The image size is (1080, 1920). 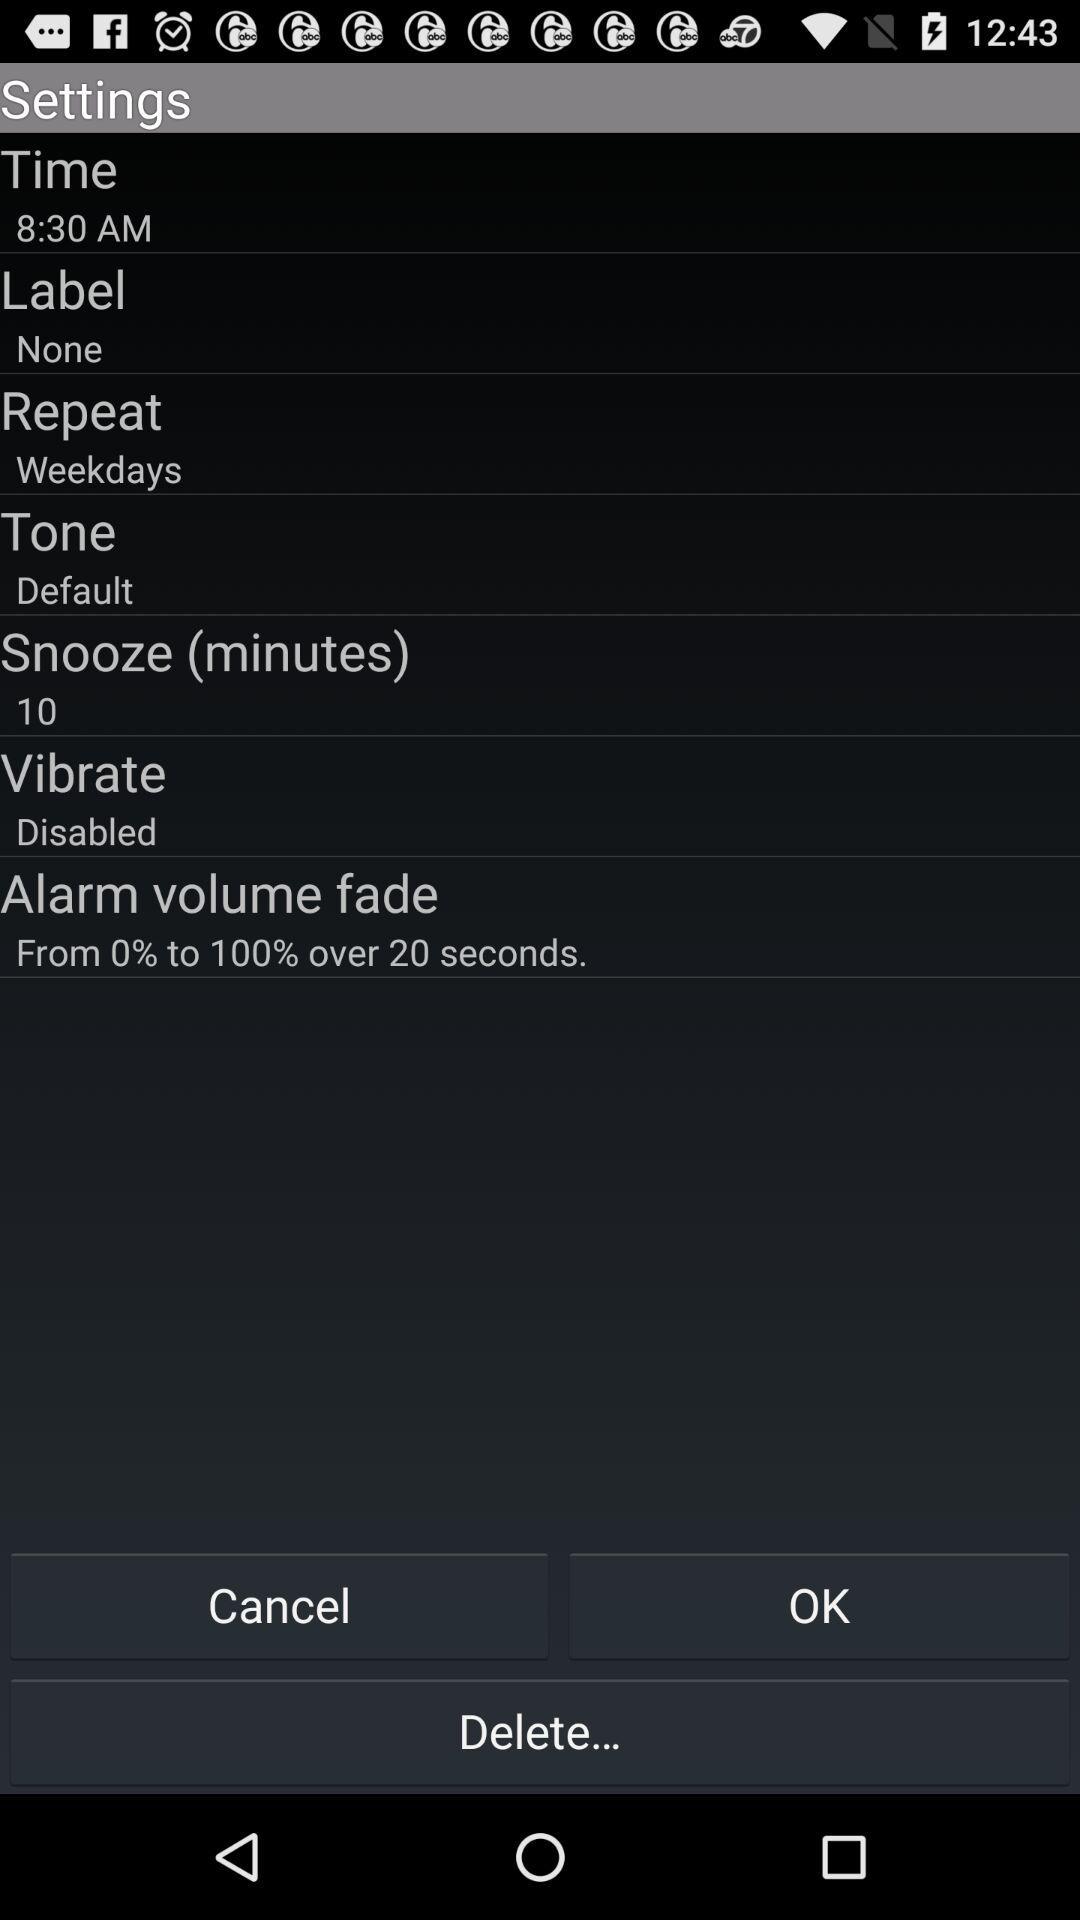 I want to click on the item below repeat app, so click(x=540, y=467).